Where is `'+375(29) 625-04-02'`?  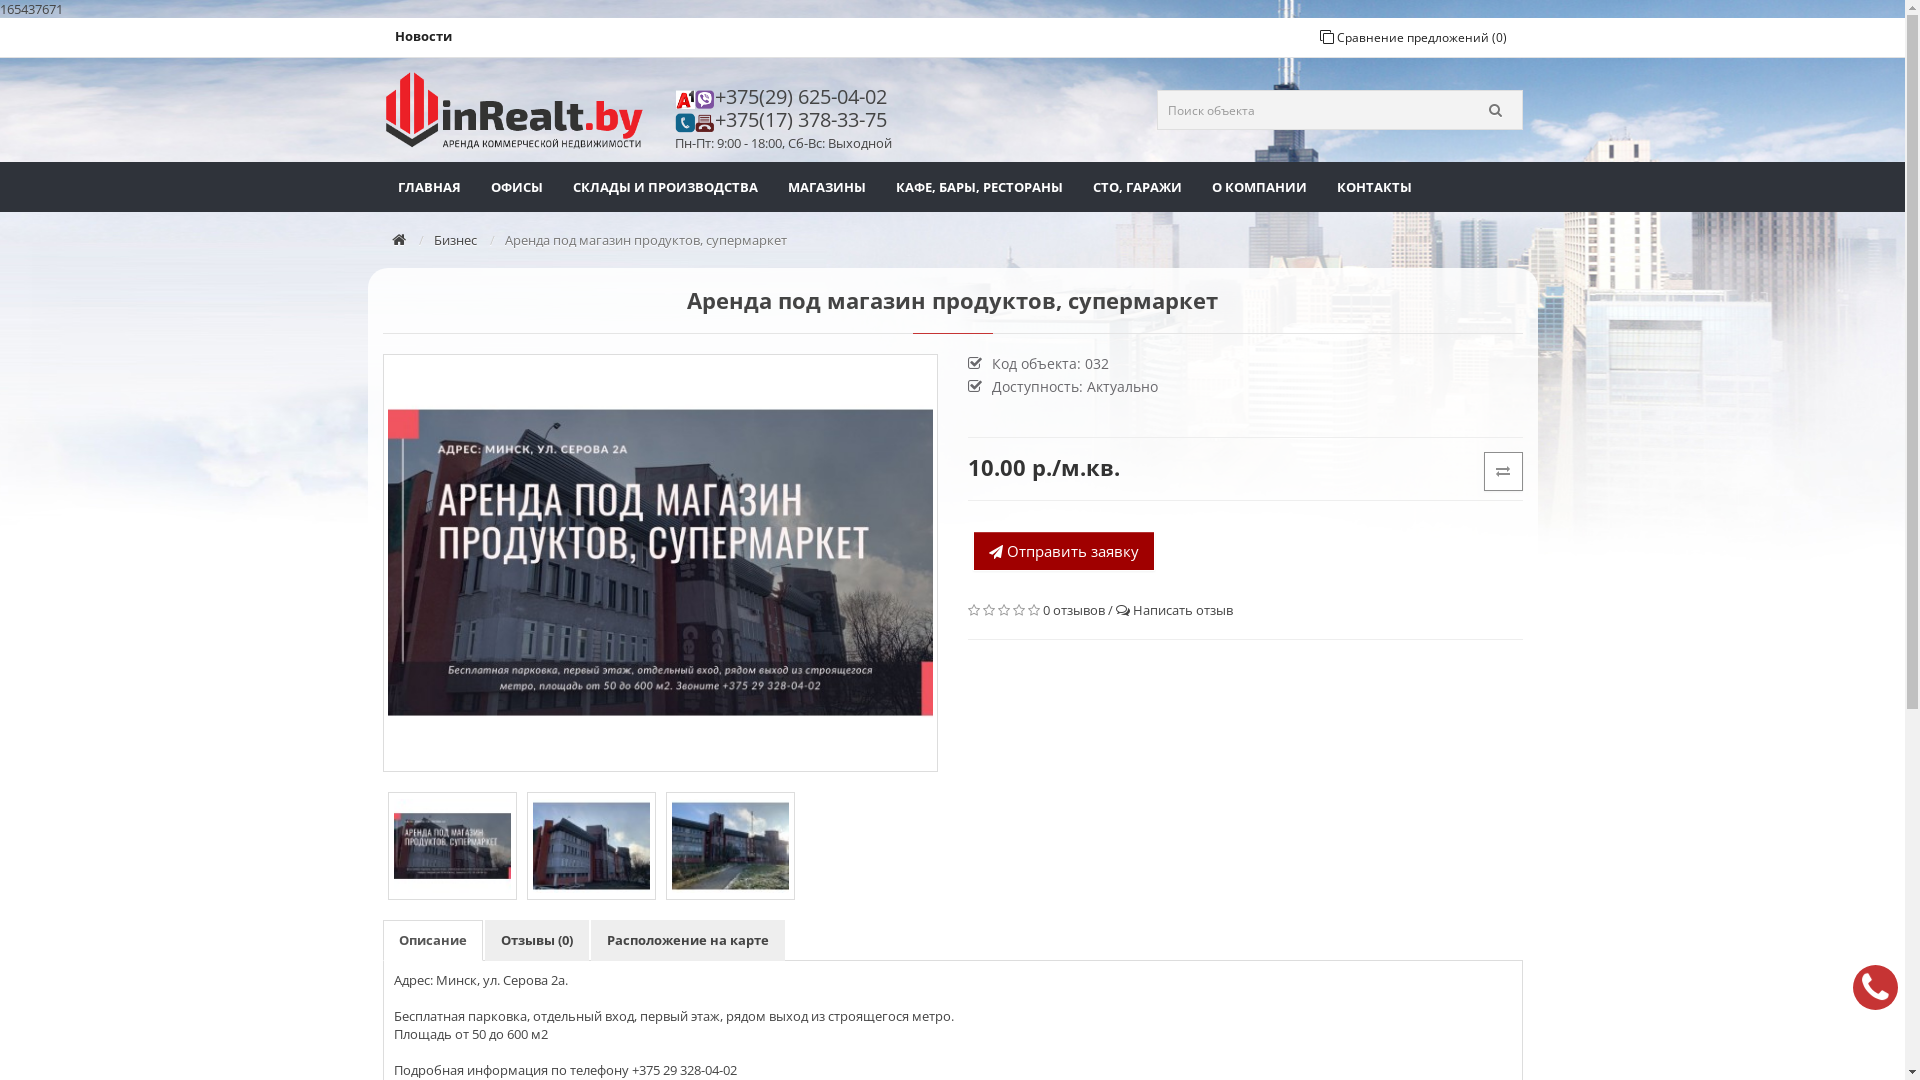 '+375(29) 625-04-02' is located at coordinates (806, 96).